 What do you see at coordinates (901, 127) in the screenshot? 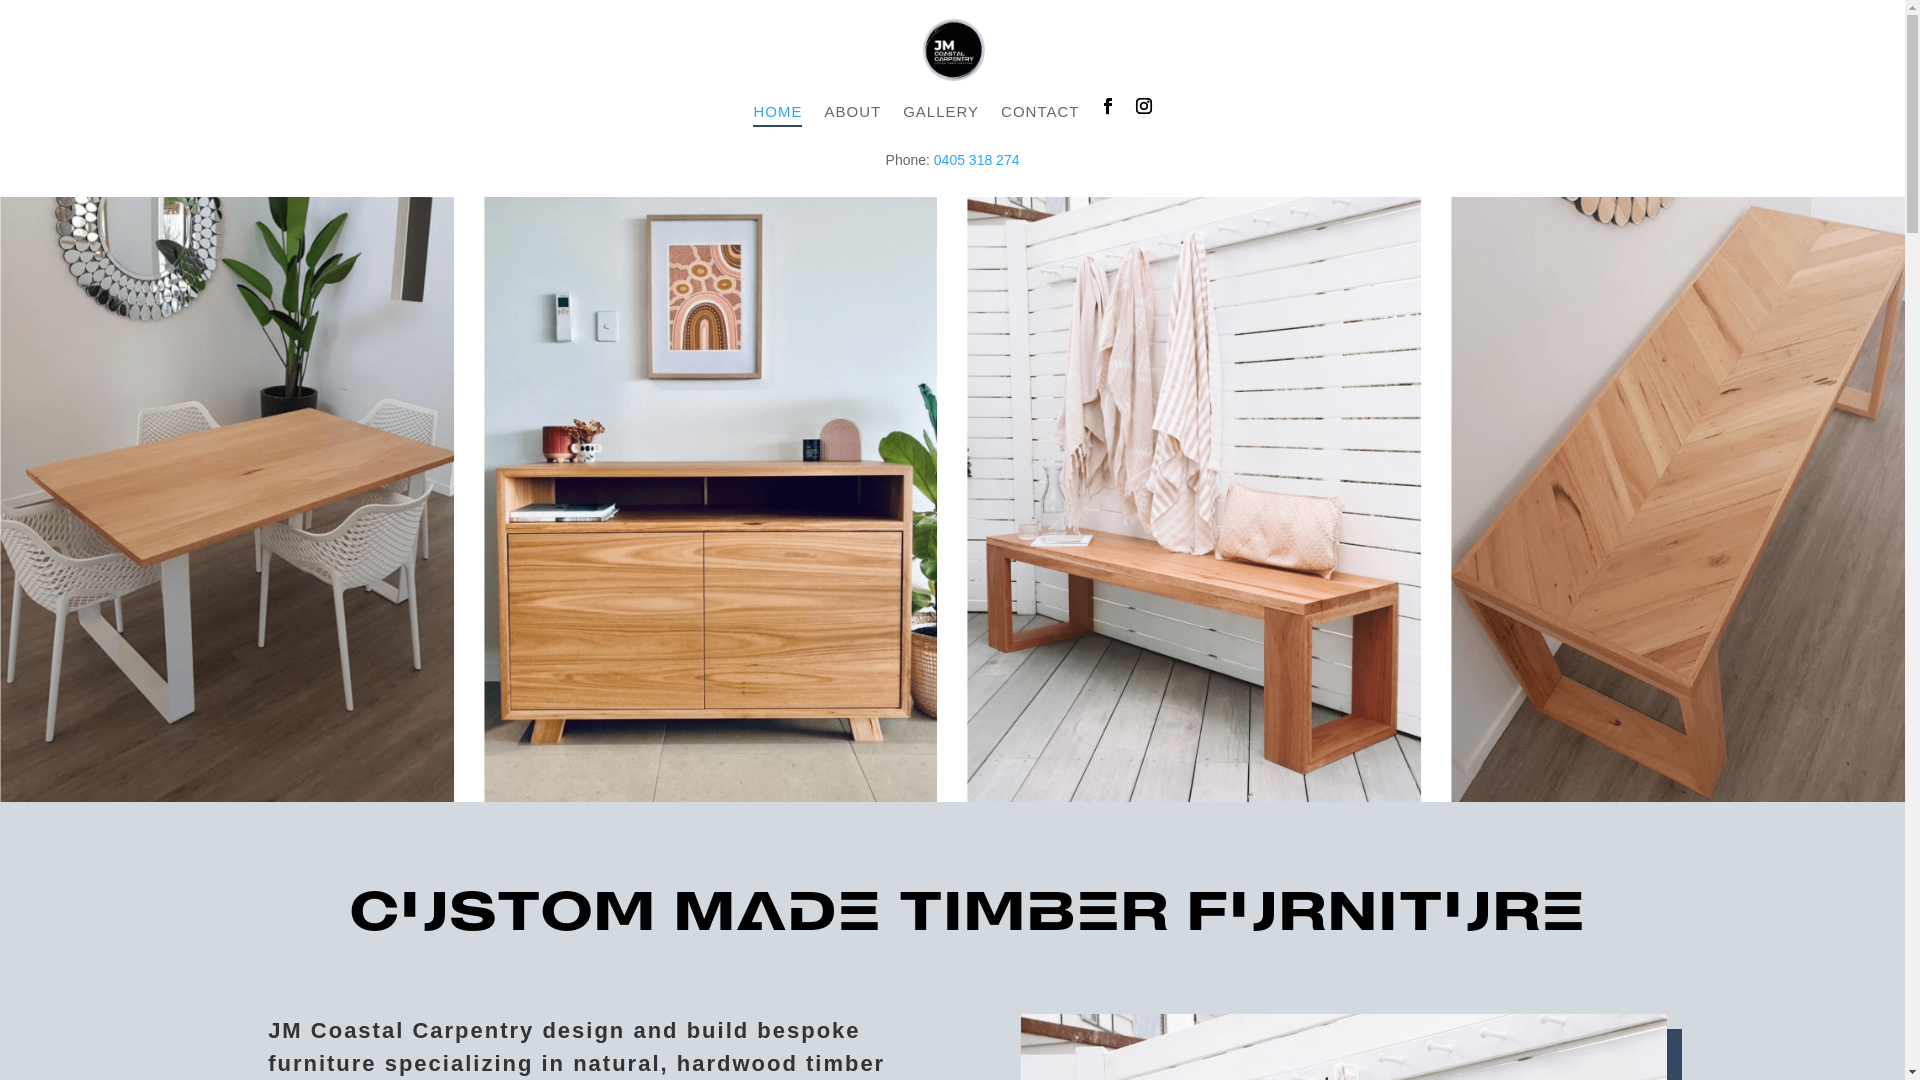
I see `'GALLERY'` at bounding box center [901, 127].